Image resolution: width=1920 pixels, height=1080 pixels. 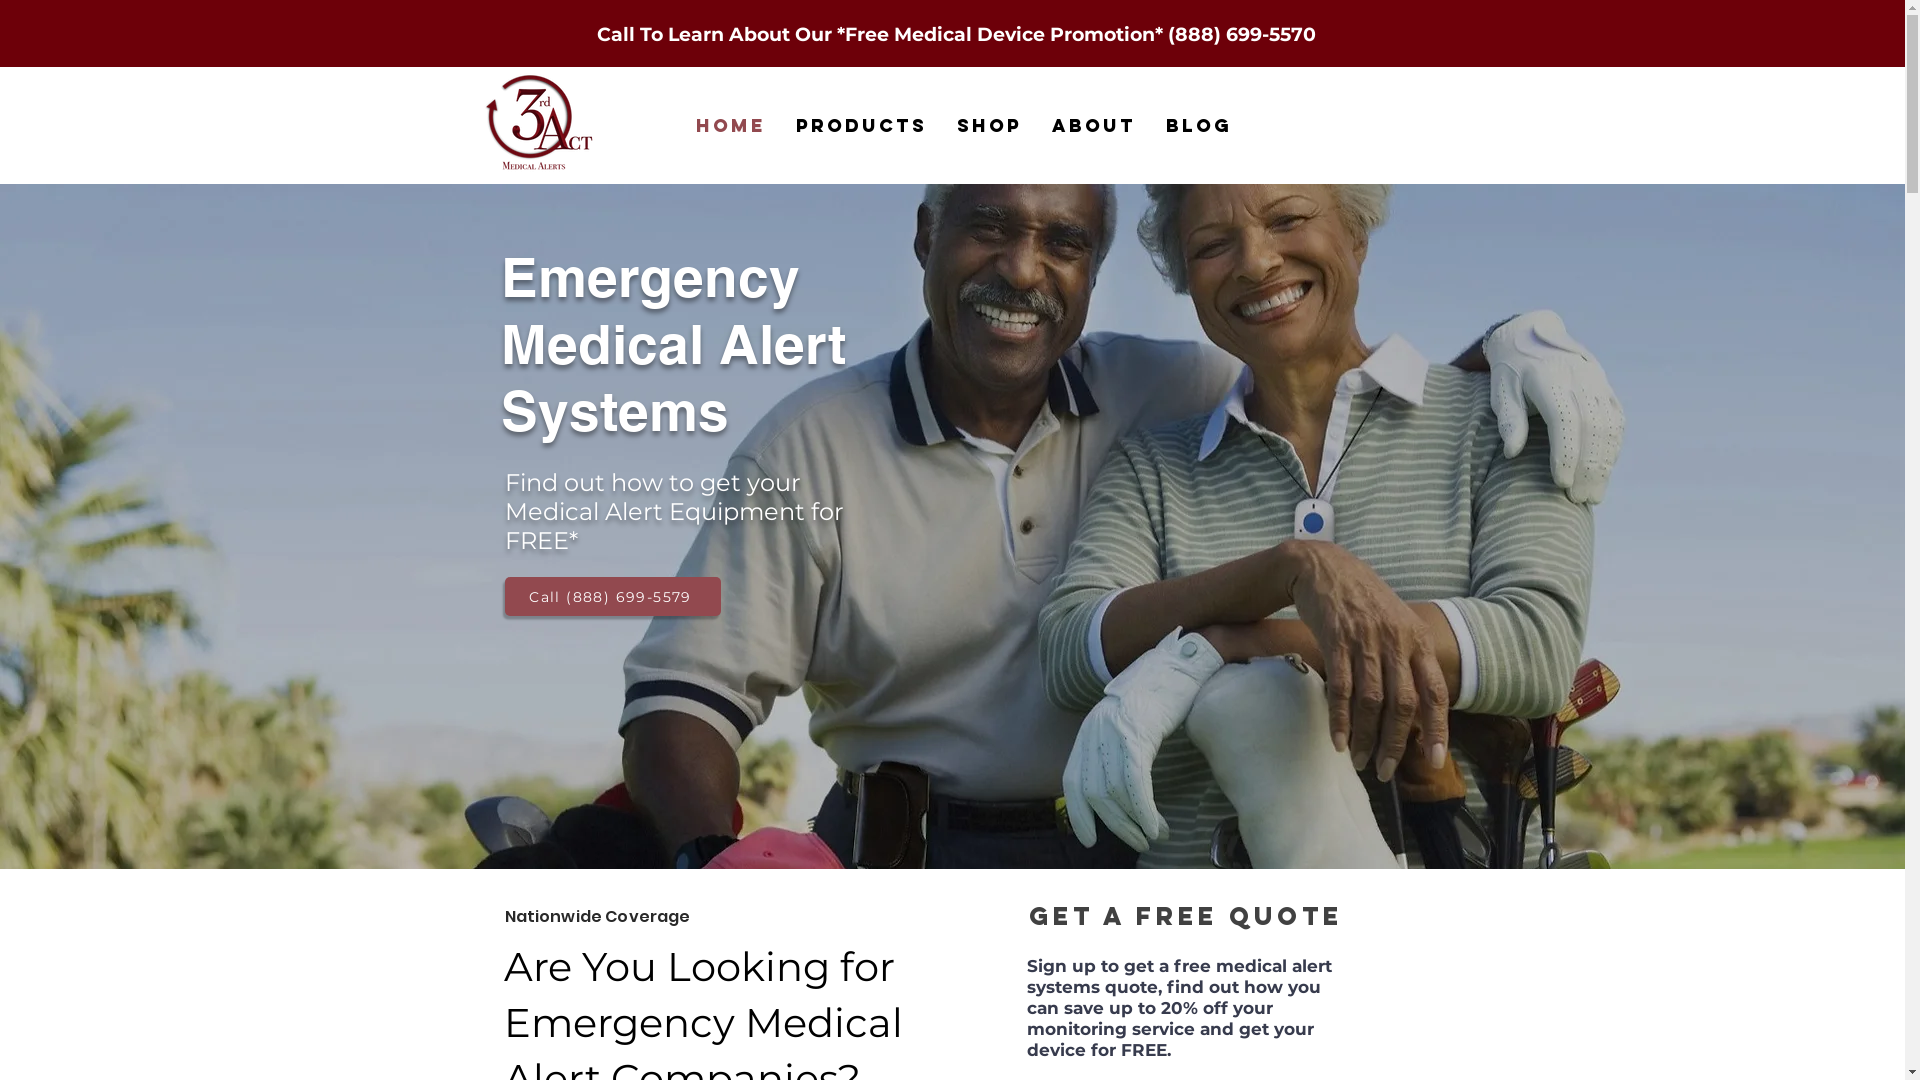 What do you see at coordinates (1092, 125) in the screenshot?
I see `'About'` at bounding box center [1092, 125].